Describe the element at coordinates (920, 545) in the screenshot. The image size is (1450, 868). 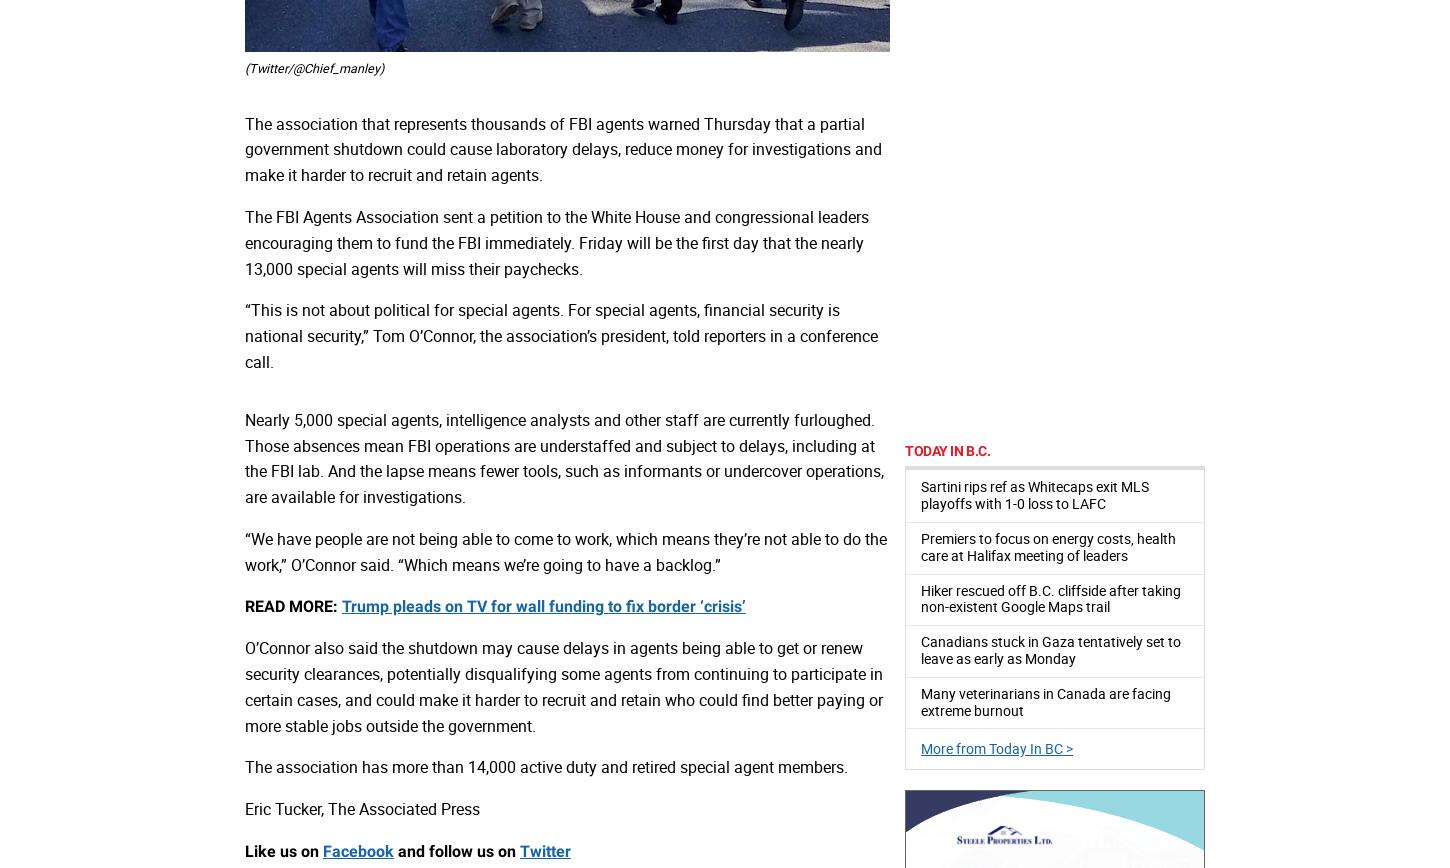
I see `'Premiers to focus on energy costs, health care at Halifax meeting of leaders'` at that location.